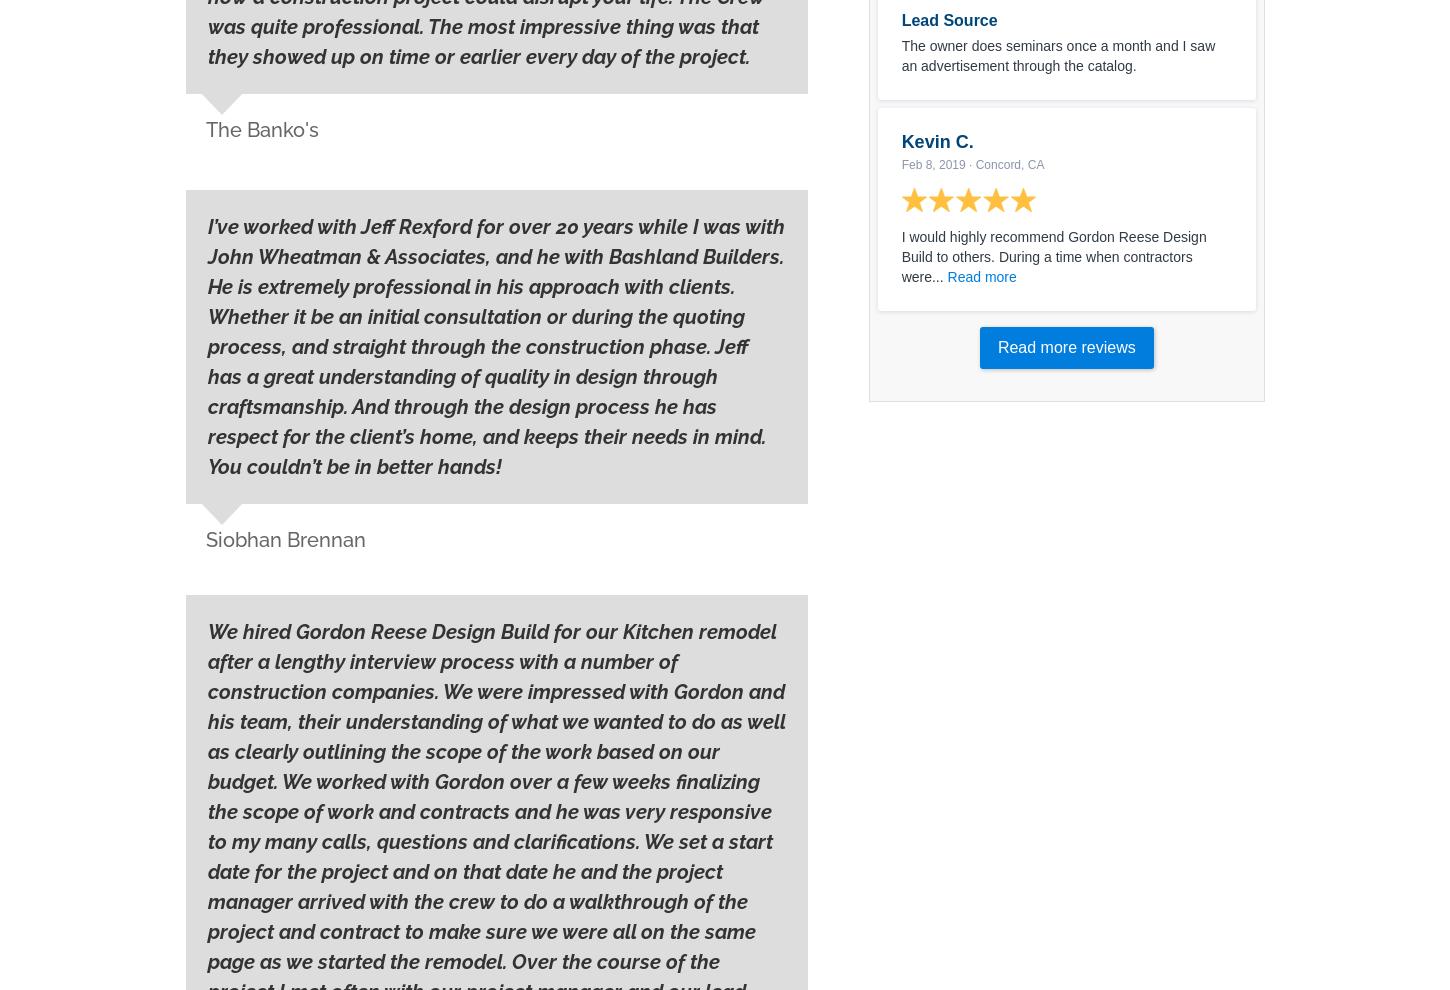  What do you see at coordinates (981, 276) in the screenshot?
I see `'Read more'` at bounding box center [981, 276].